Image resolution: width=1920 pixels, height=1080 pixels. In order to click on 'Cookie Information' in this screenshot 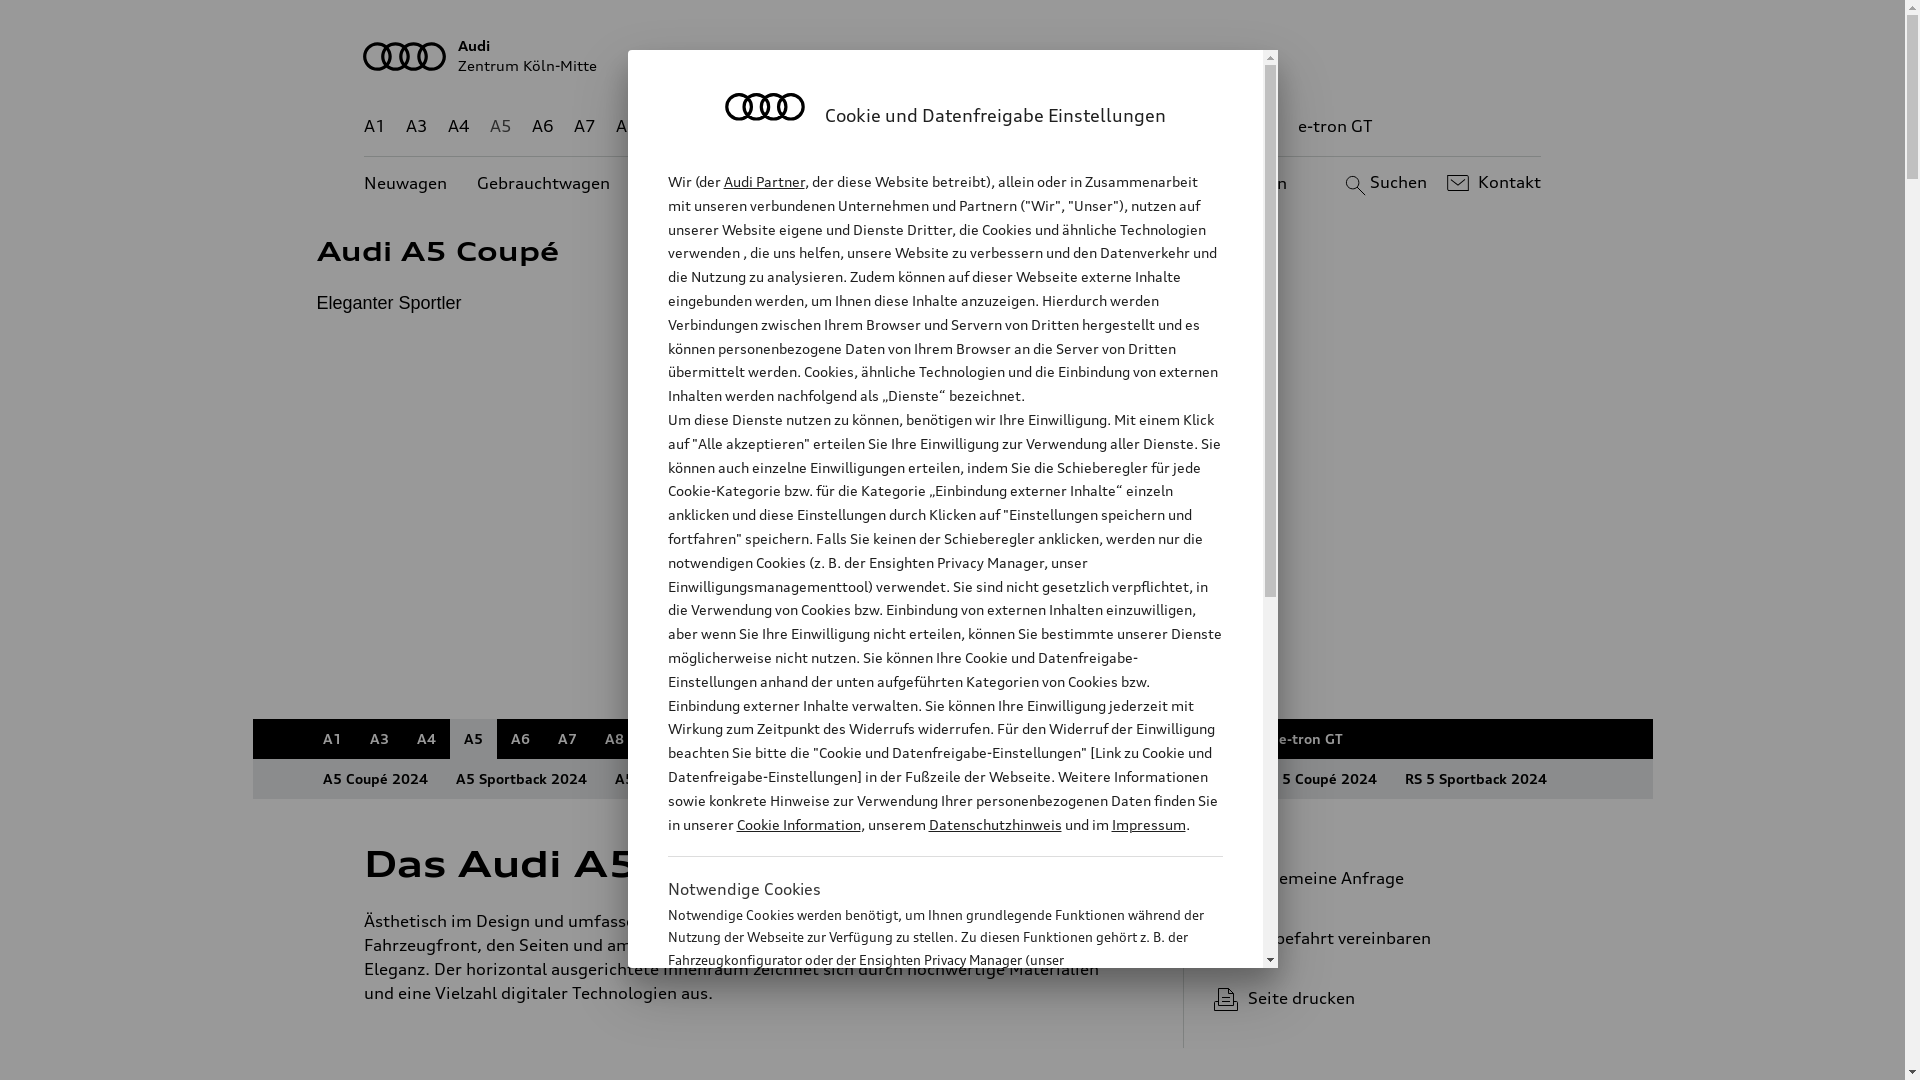, I will do `click(796, 824)`.